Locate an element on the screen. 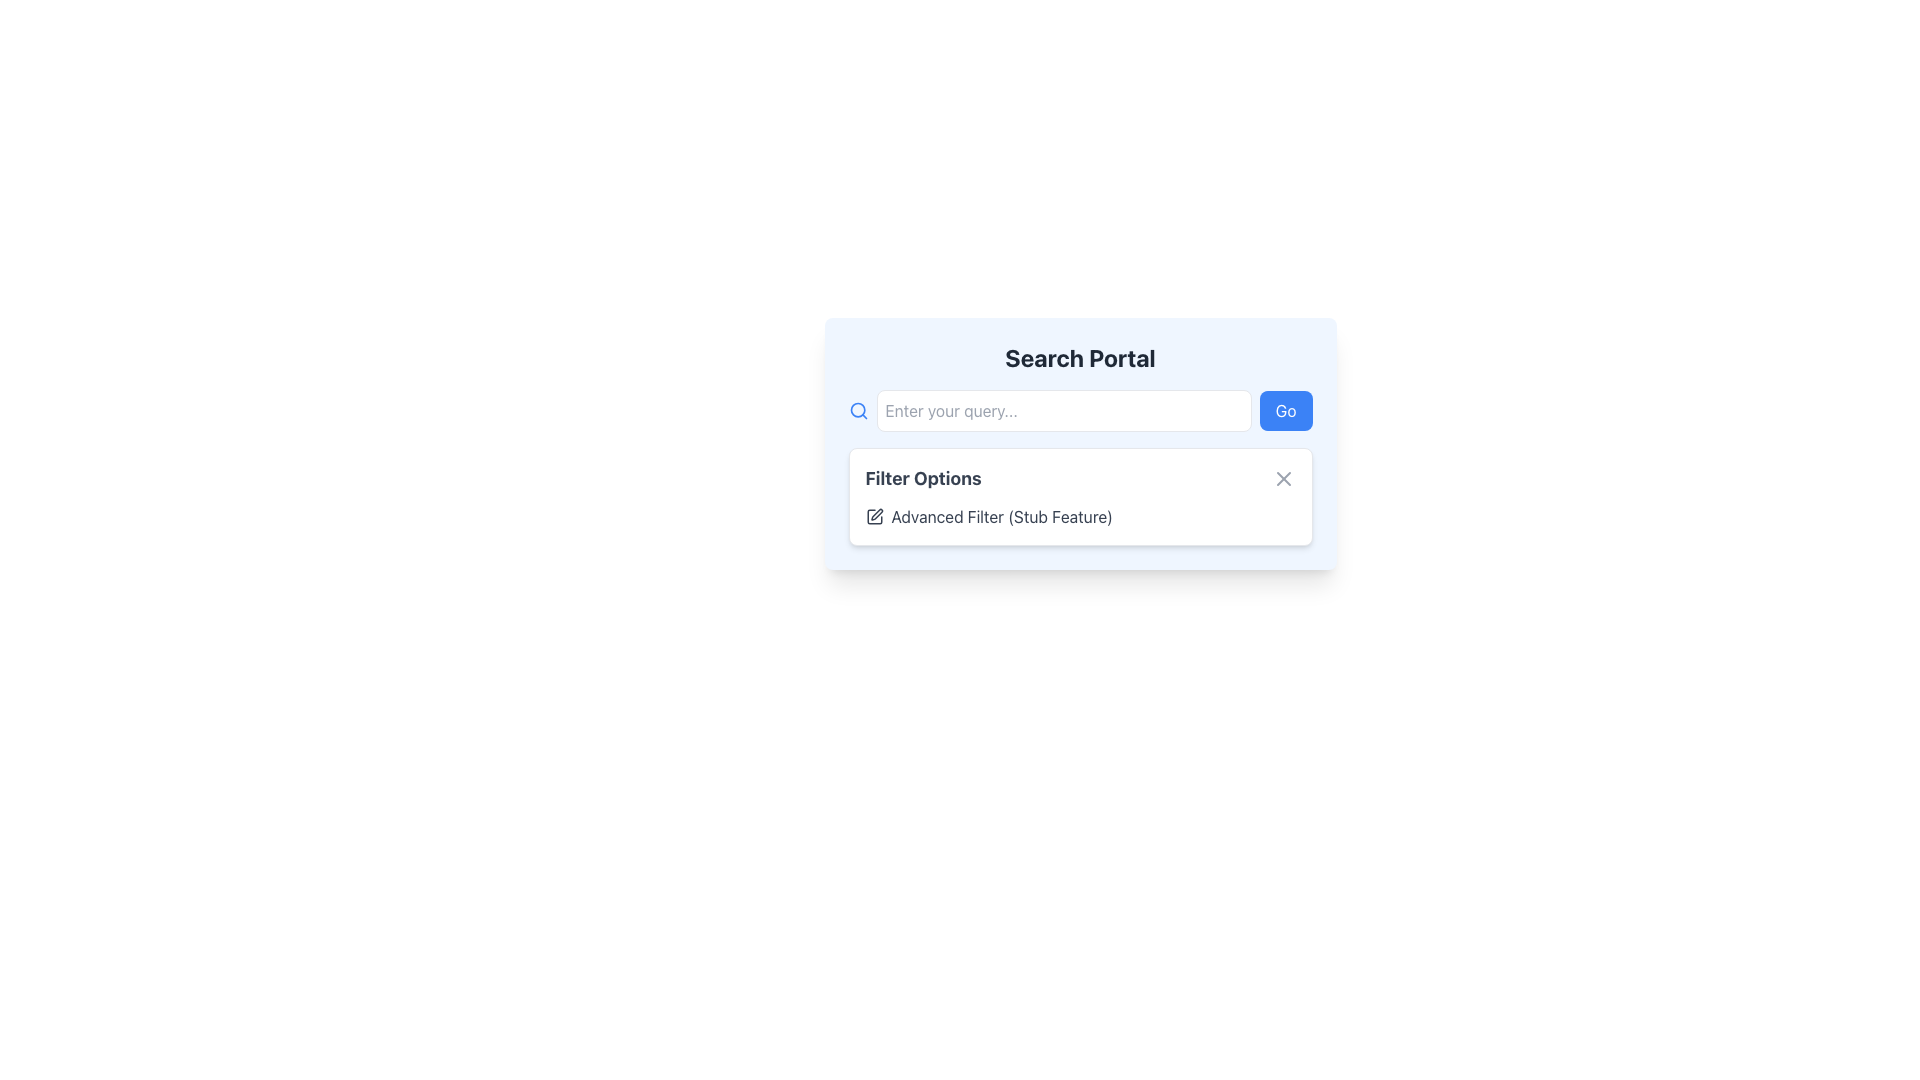 The height and width of the screenshot is (1080, 1920). the 'X' shaped icon located at the upper-right corner of the 'Filter Options' section is located at coordinates (1283, 478).